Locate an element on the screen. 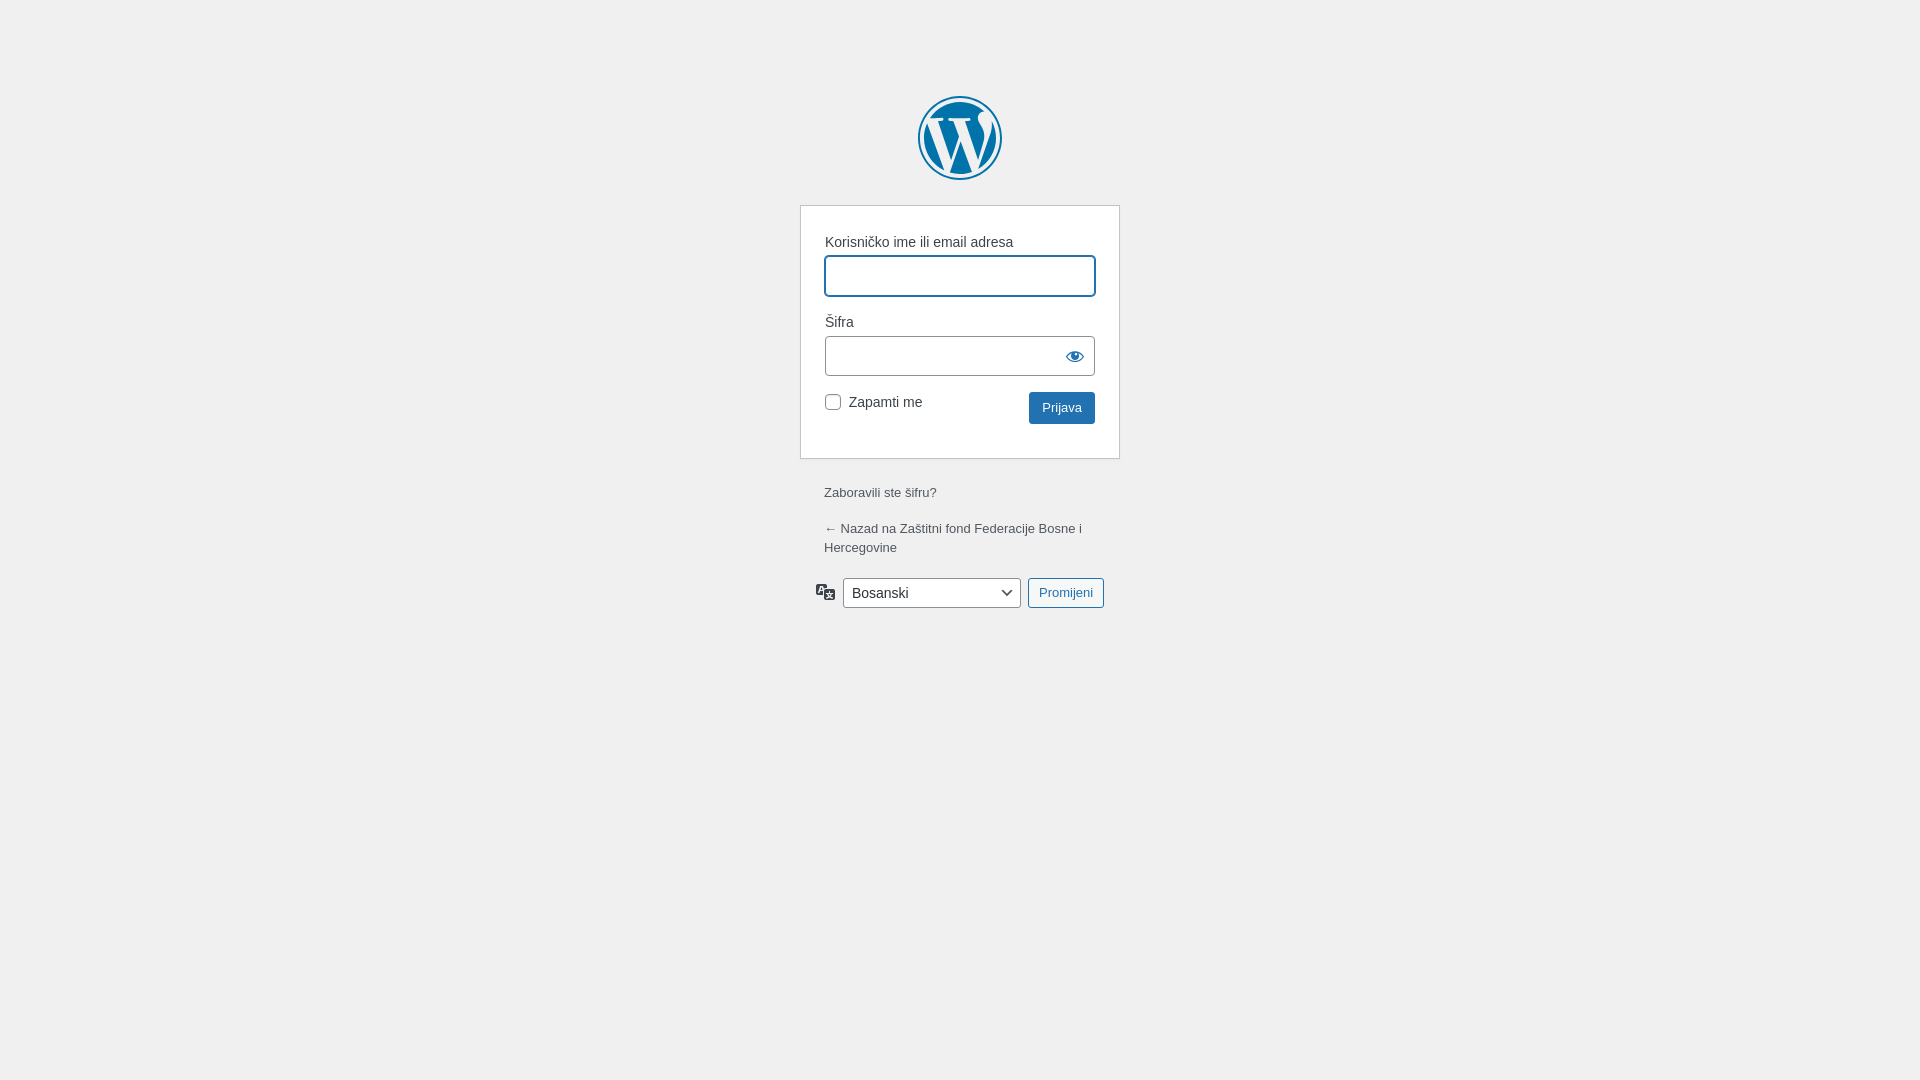 The image size is (1920, 1080). 'Zasnovano na WordPressu' is located at coordinates (960, 137).